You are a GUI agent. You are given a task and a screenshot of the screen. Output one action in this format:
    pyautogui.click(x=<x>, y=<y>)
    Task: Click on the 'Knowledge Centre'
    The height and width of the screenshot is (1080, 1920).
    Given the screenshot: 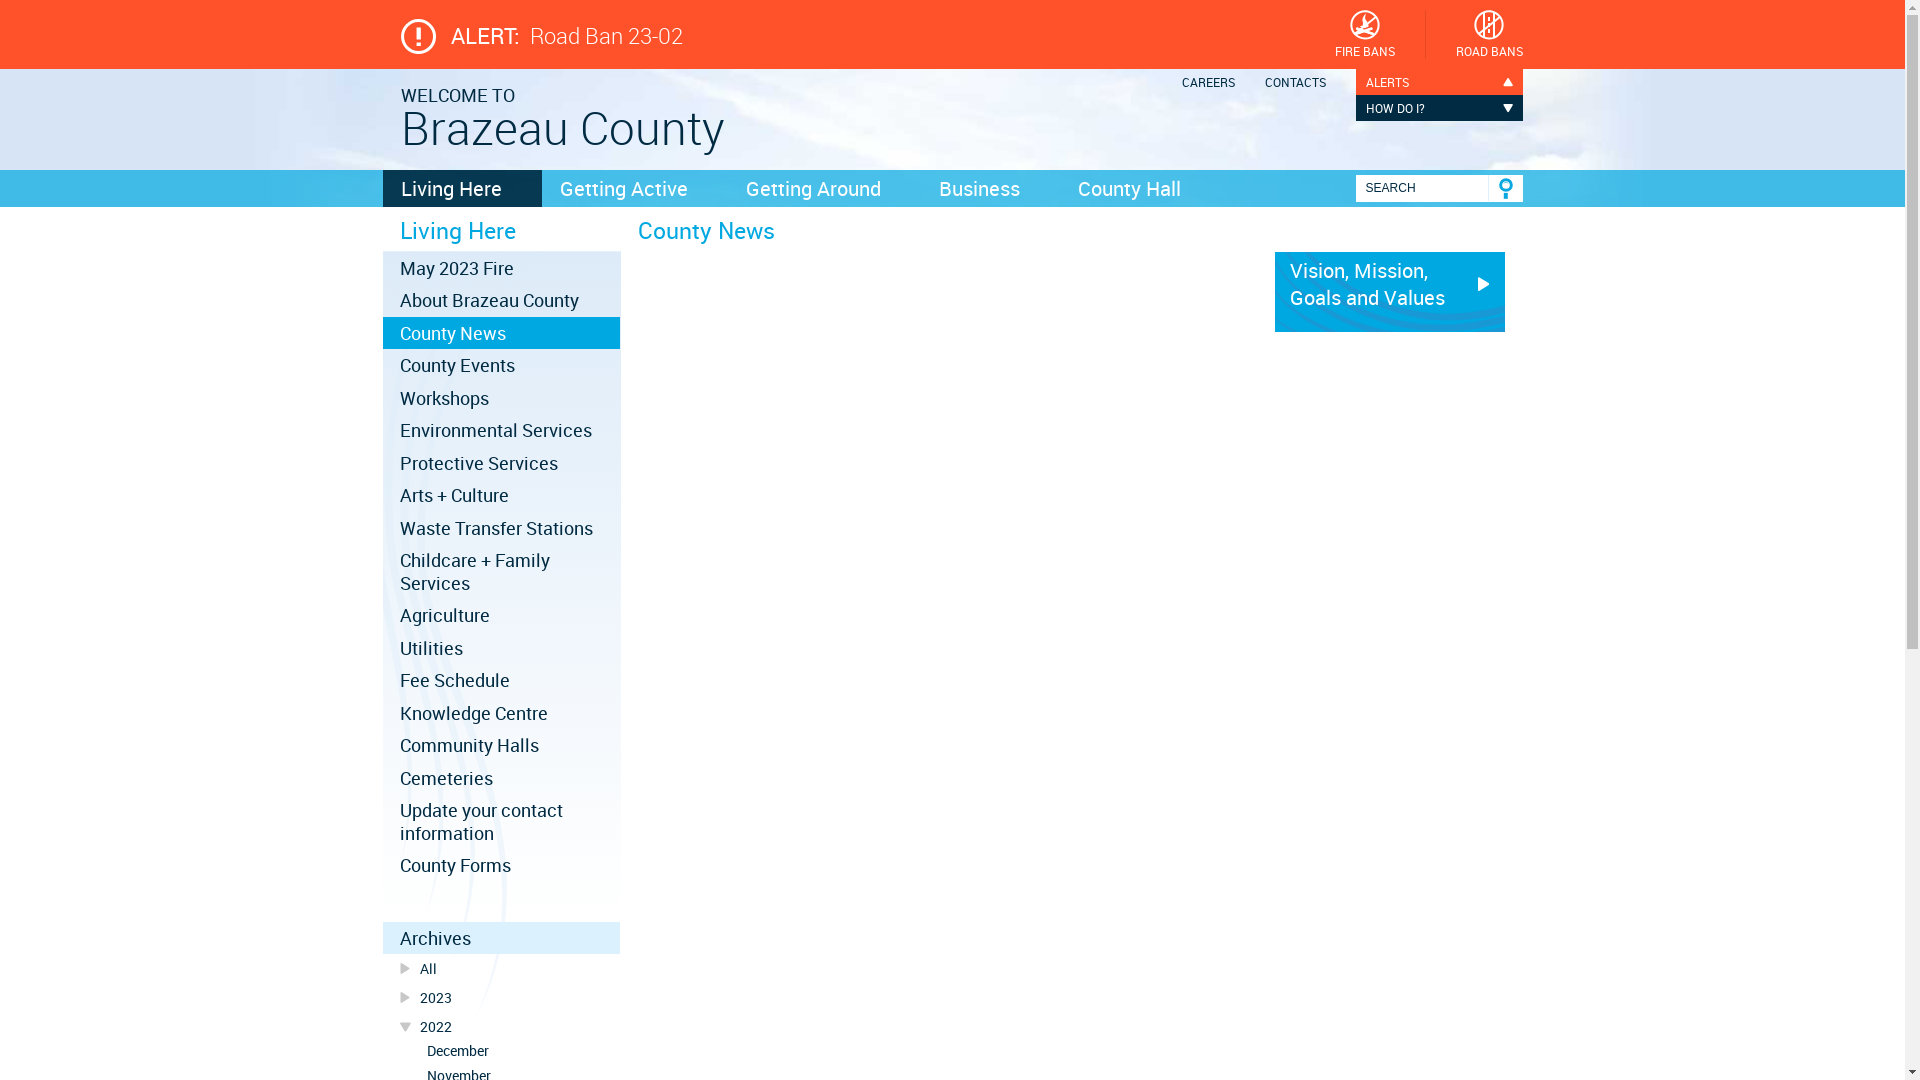 What is the action you would take?
    pyautogui.click(x=500, y=712)
    